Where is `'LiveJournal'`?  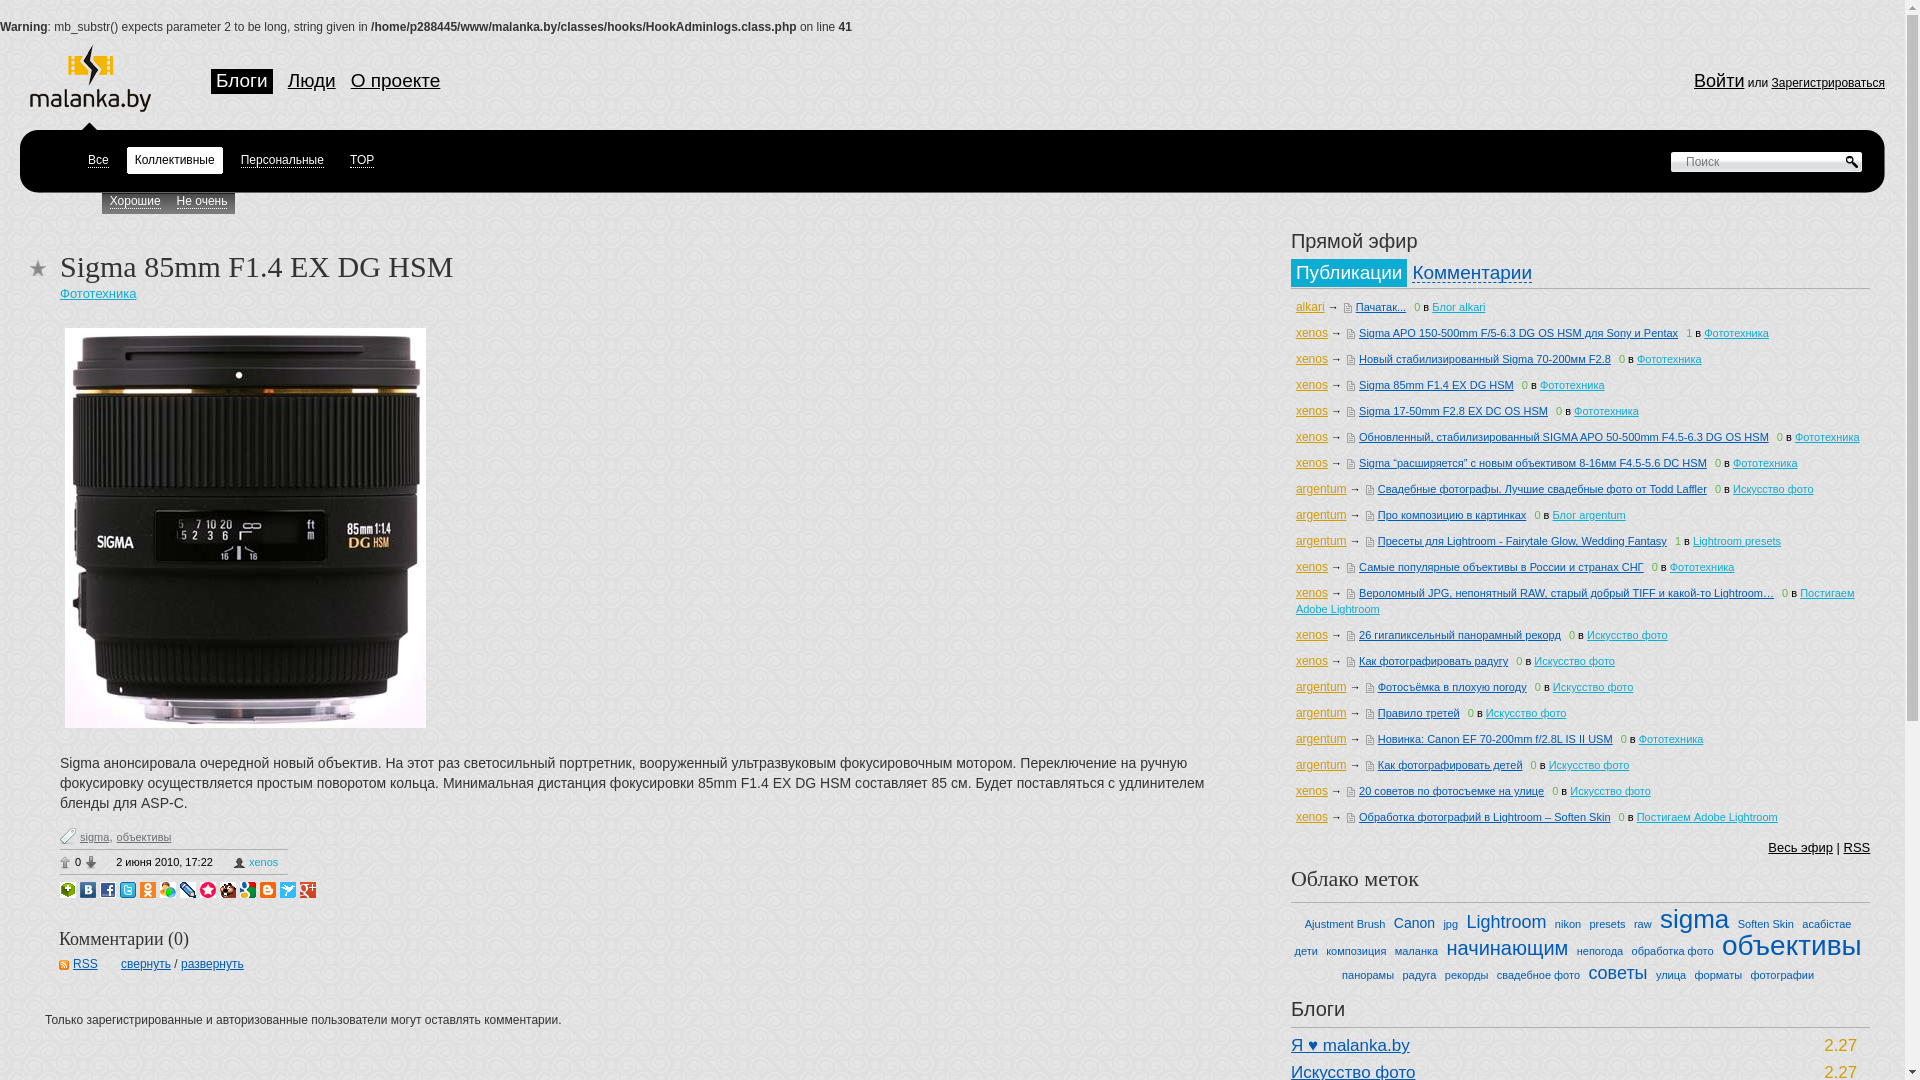 'LiveJournal' is located at coordinates (187, 889).